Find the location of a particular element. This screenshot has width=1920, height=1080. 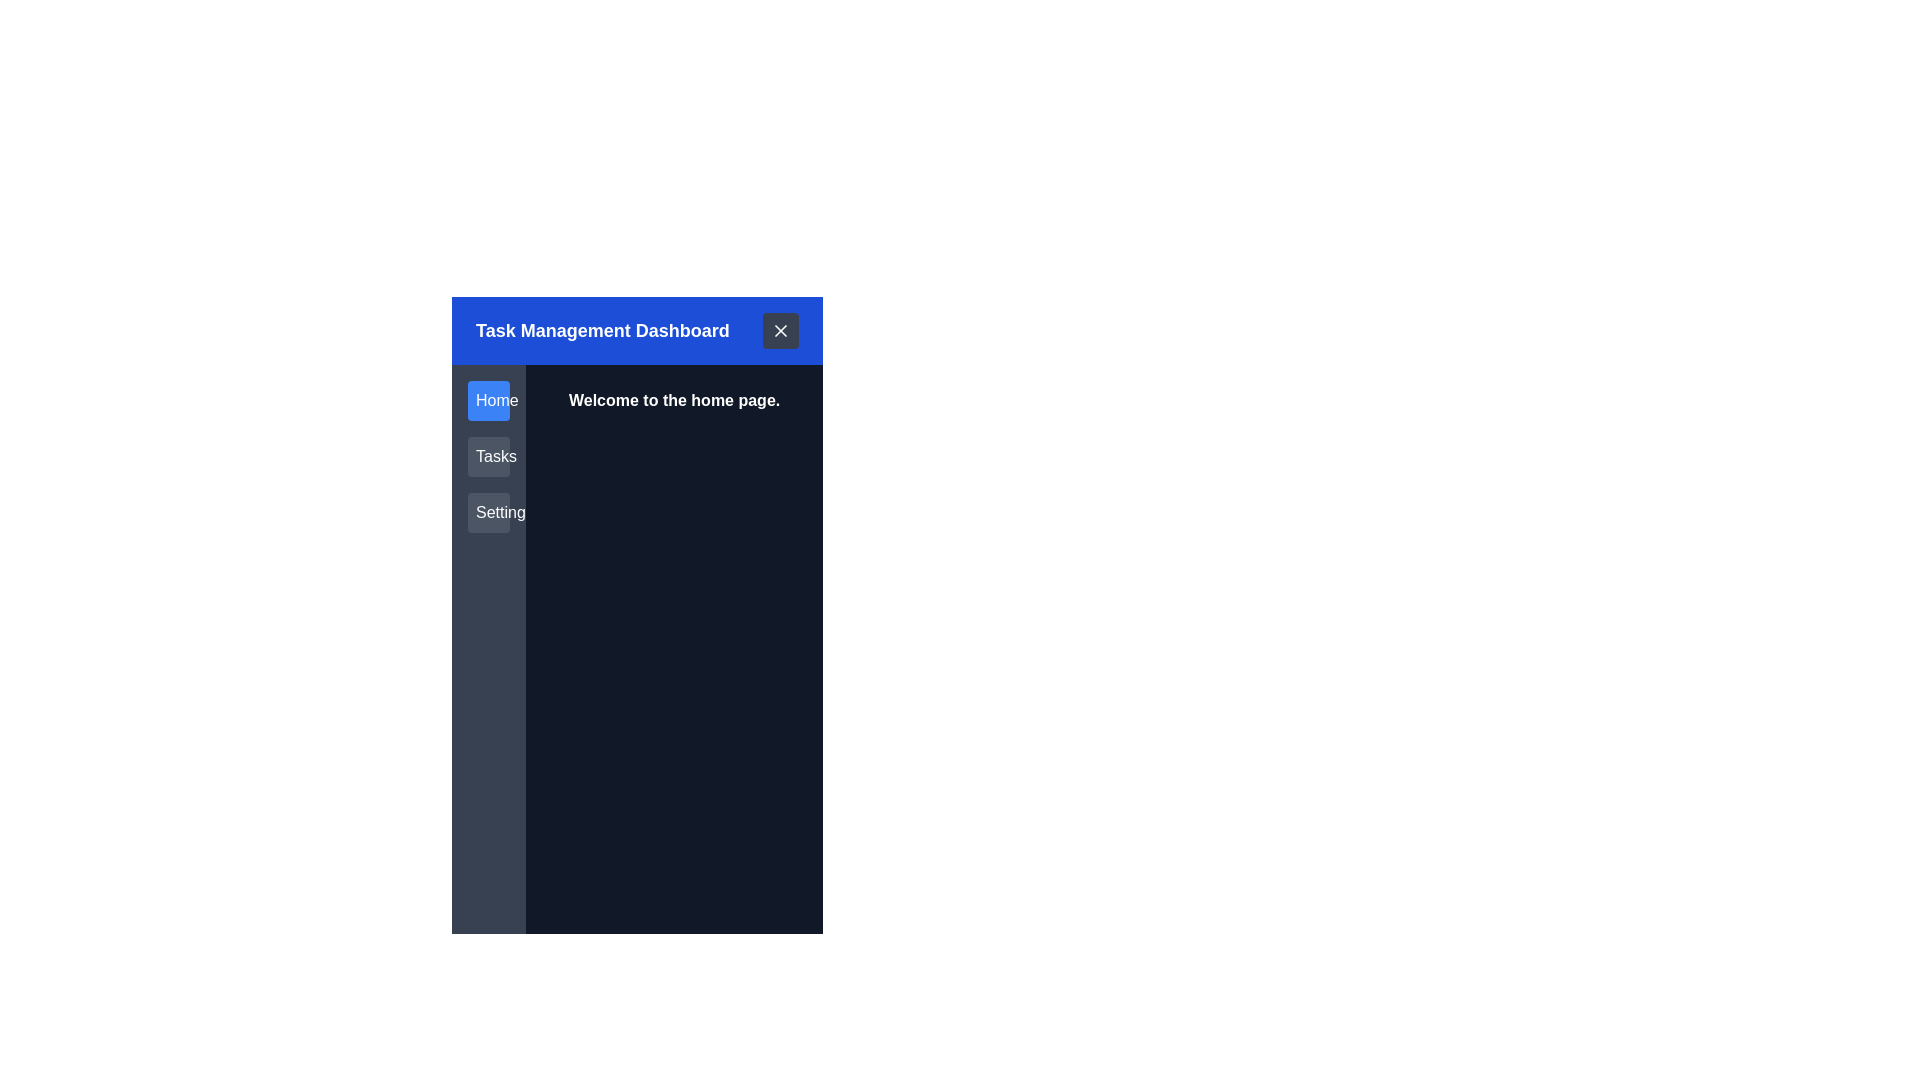

the cross-shaped icon located is located at coordinates (780, 330).